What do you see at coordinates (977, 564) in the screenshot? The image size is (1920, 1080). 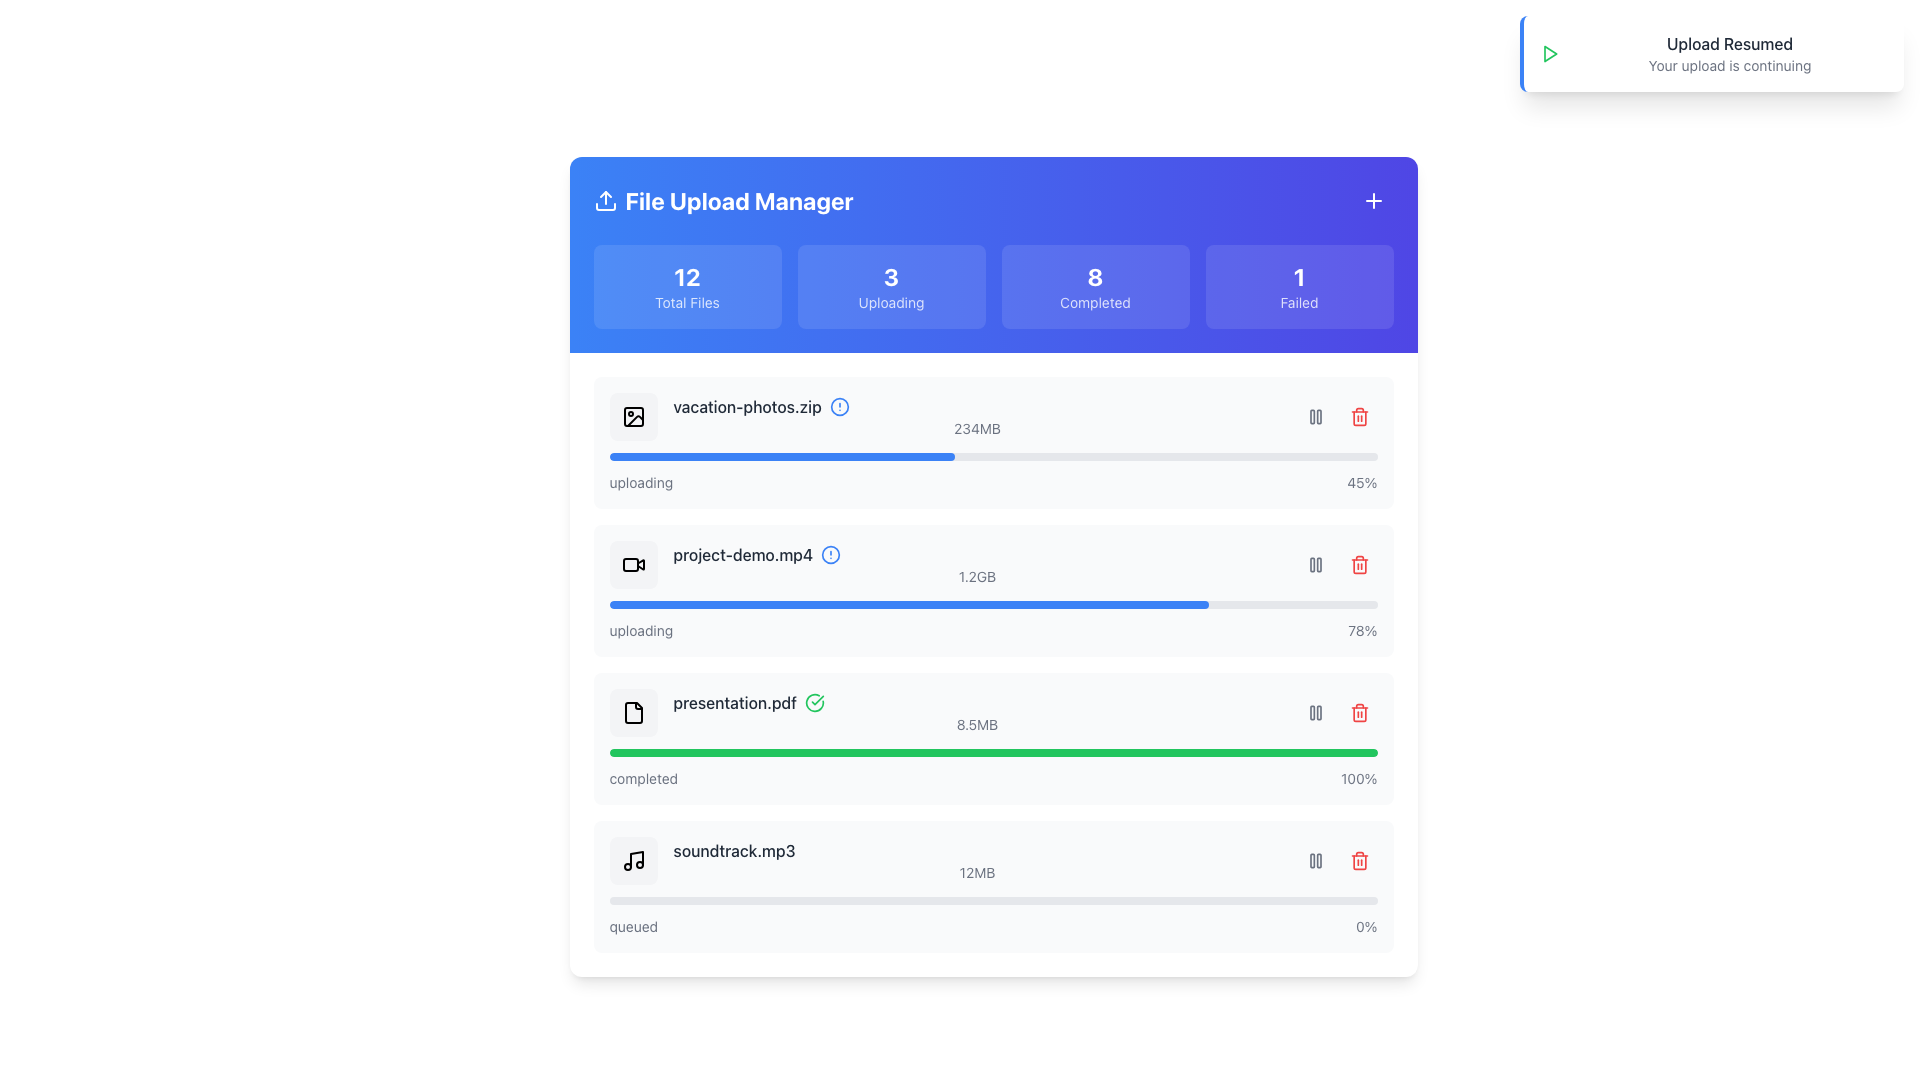 I see `the list item entry displaying the file upload details for 'project-demo.mp4'` at bounding box center [977, 564].